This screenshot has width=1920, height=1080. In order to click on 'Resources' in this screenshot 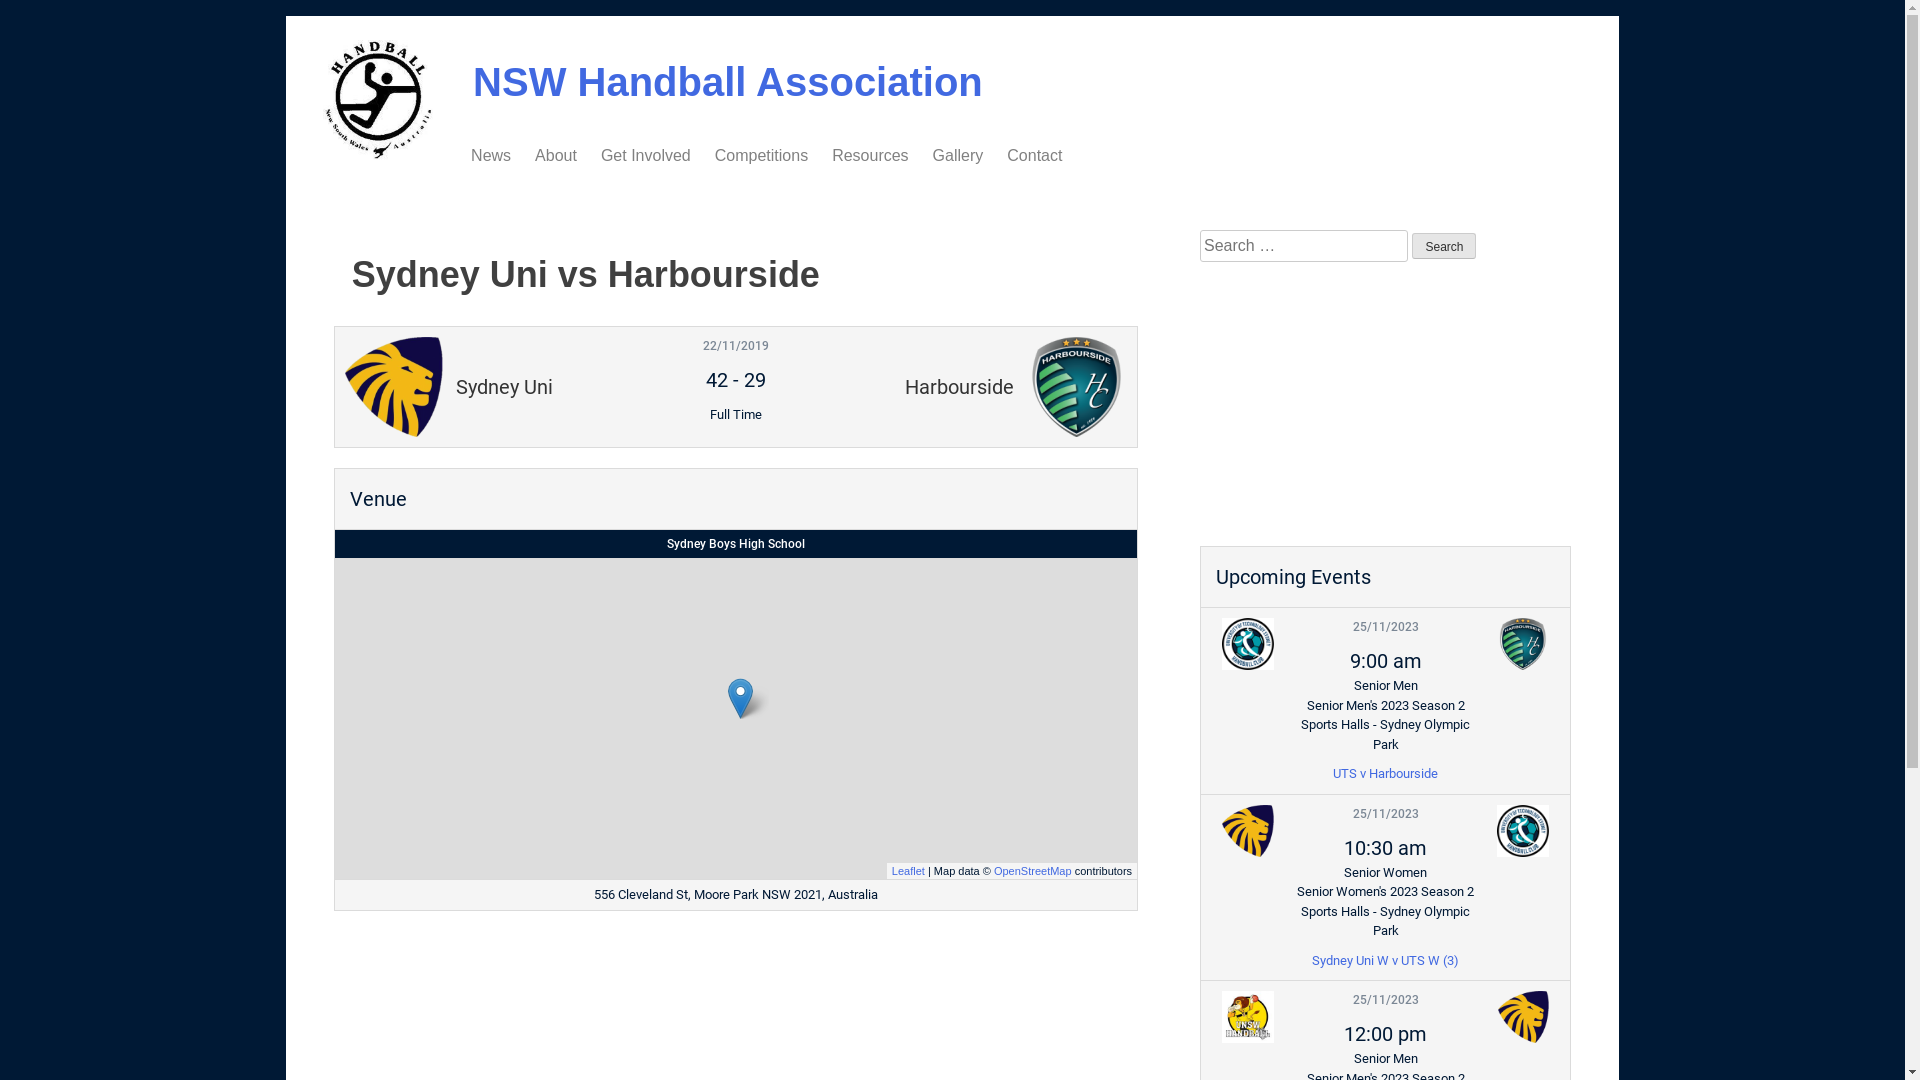, I will do `click(869, 154)`.